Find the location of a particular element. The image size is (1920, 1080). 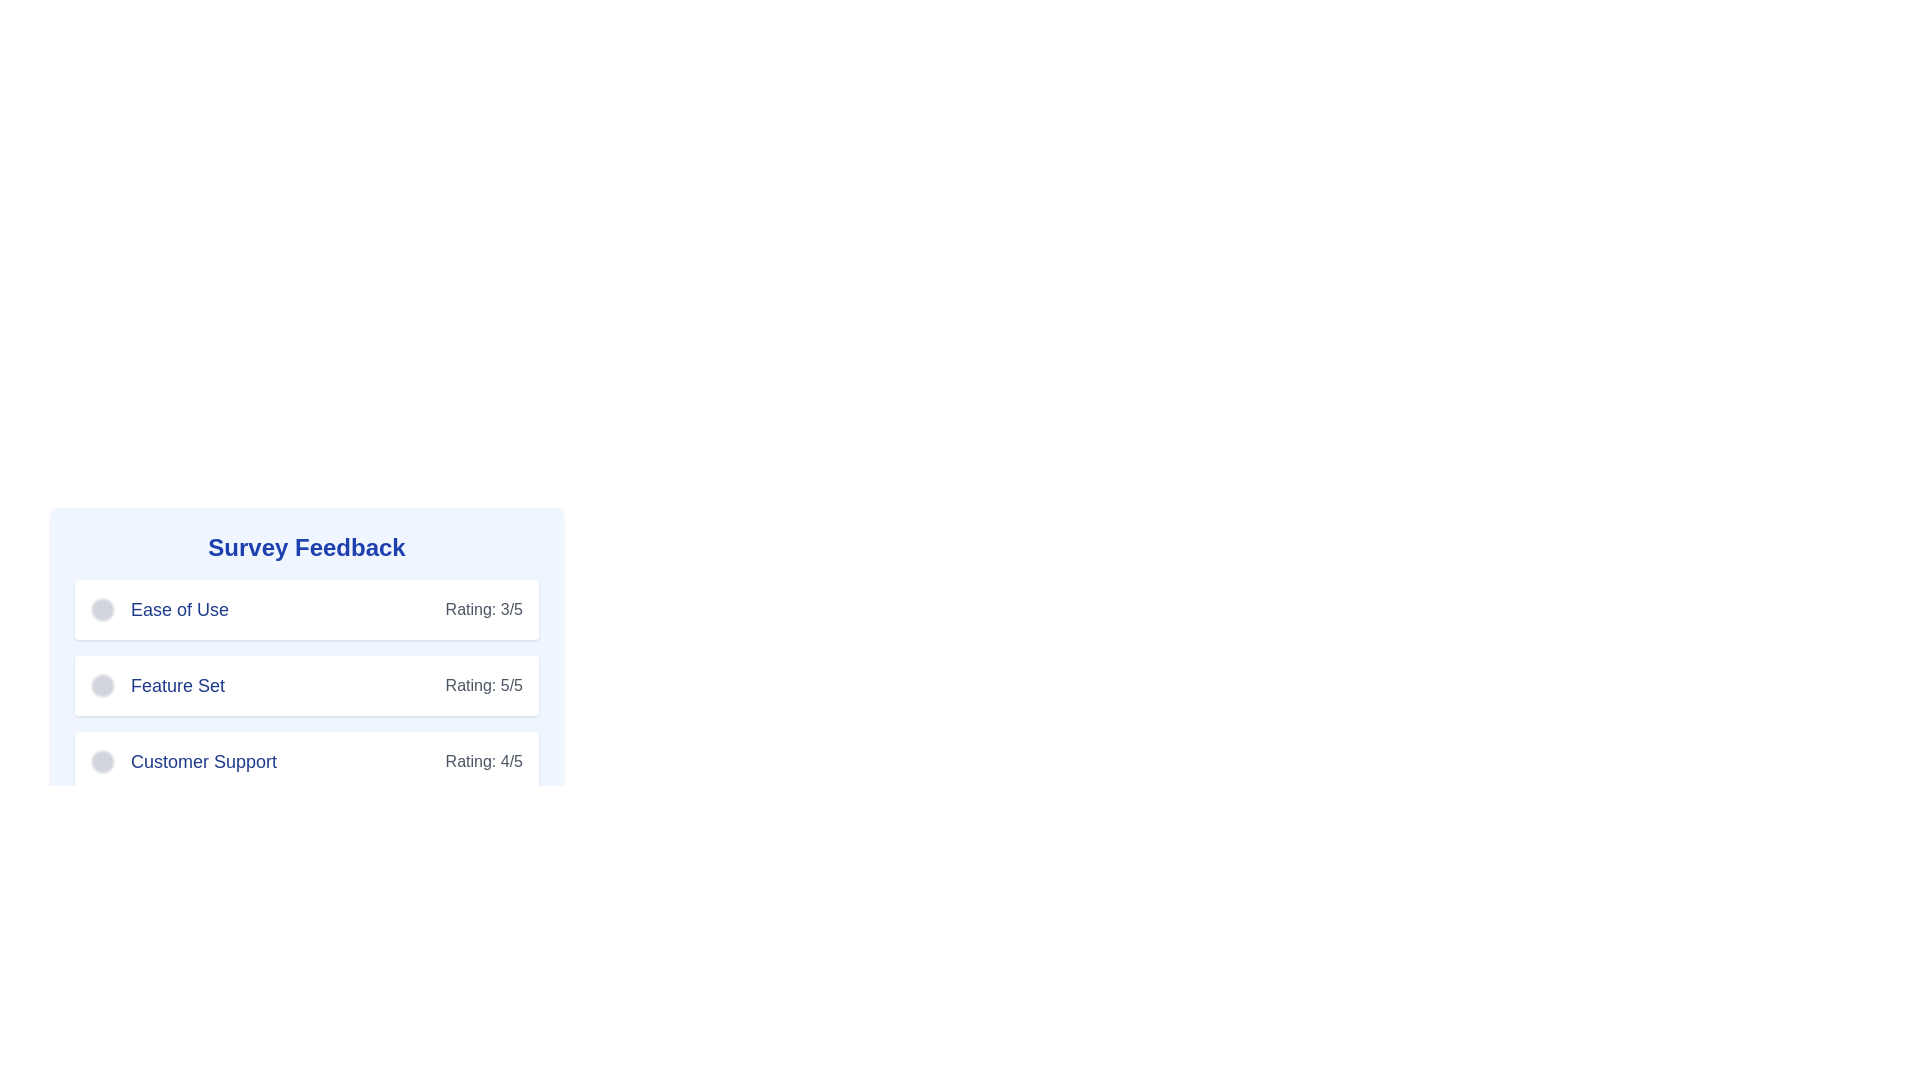

the circular icon next to the 'Customer Support' text in the feedback item row is located at coordinates (184, 762).